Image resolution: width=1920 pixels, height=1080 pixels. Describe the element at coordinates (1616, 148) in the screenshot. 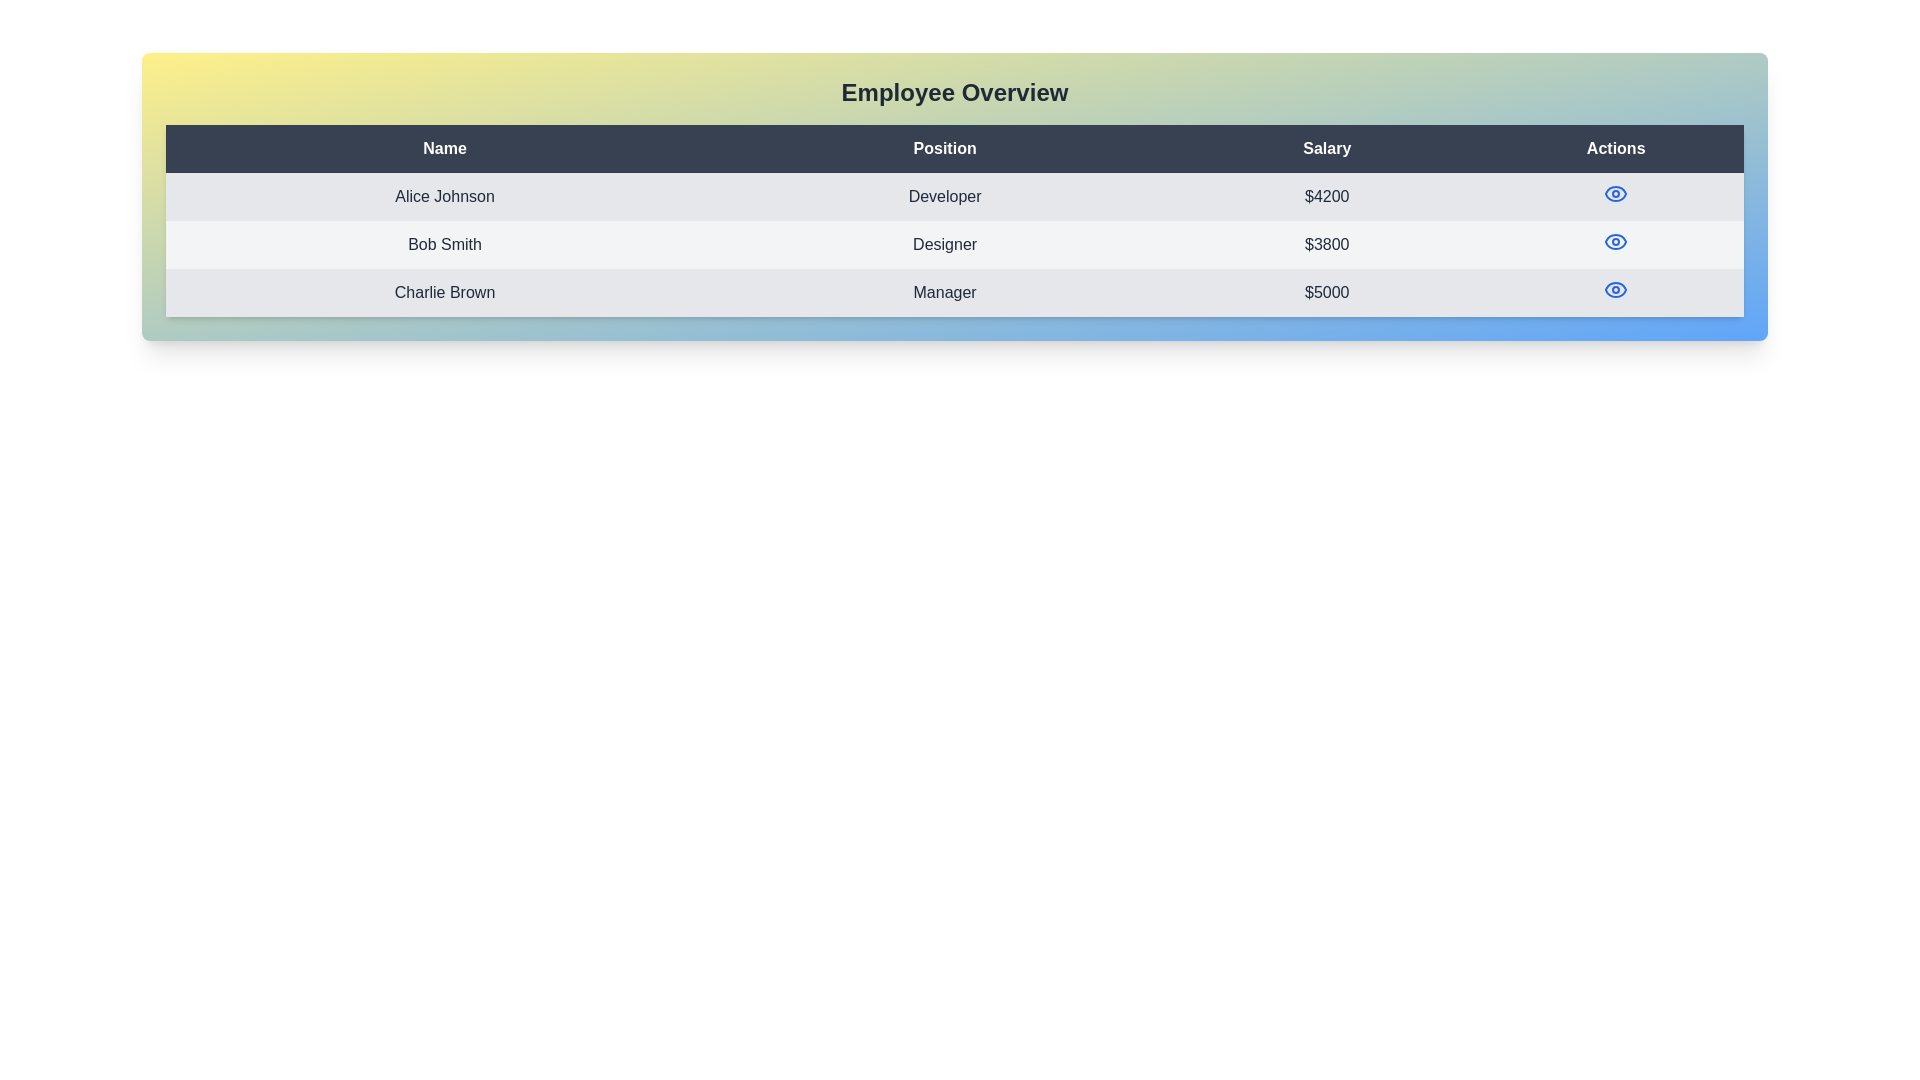

I see `the 'Actions' column header cell in the table, which is the fourth column header located in the top-right corner` at that location.